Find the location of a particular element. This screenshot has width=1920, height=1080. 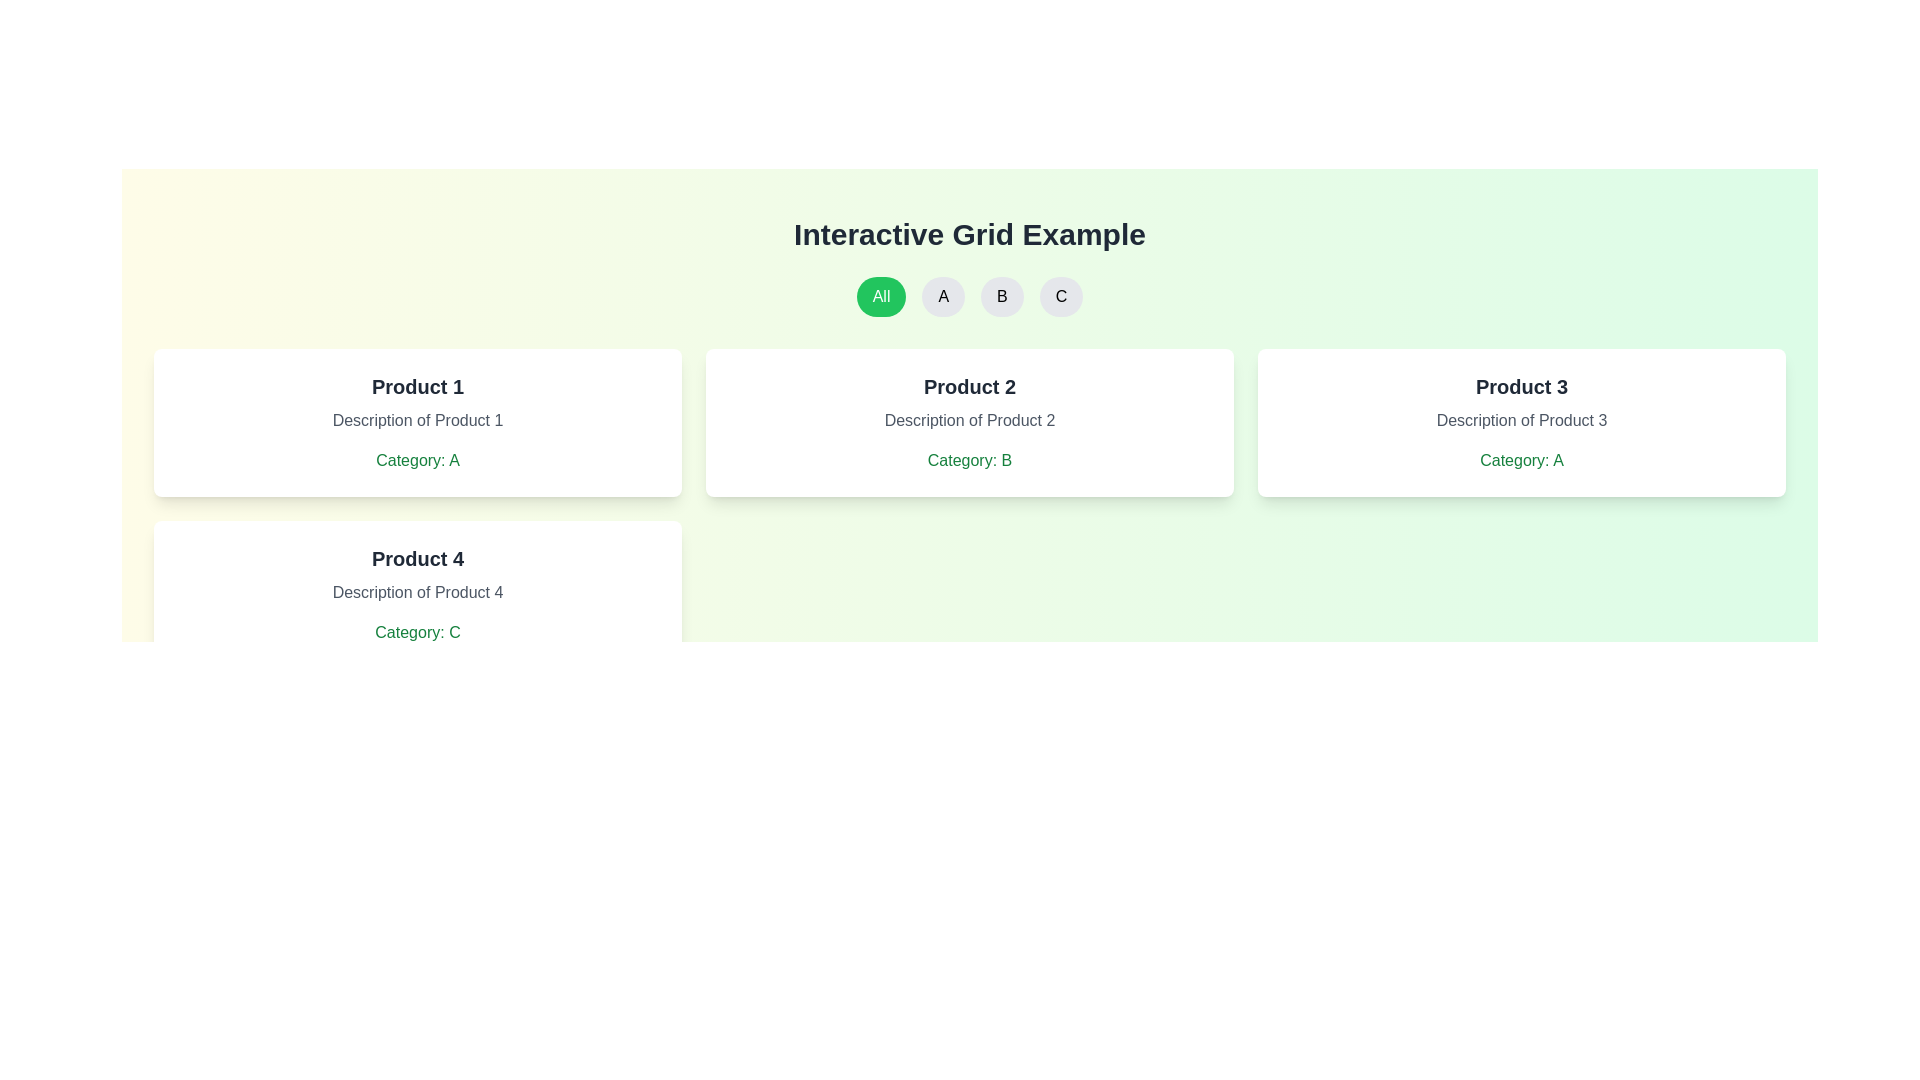

the informative Text label that indicates the category of the associated product, located below 'Description of Product 2' in the 'Product 2' card is located at coordinates (969, 461).